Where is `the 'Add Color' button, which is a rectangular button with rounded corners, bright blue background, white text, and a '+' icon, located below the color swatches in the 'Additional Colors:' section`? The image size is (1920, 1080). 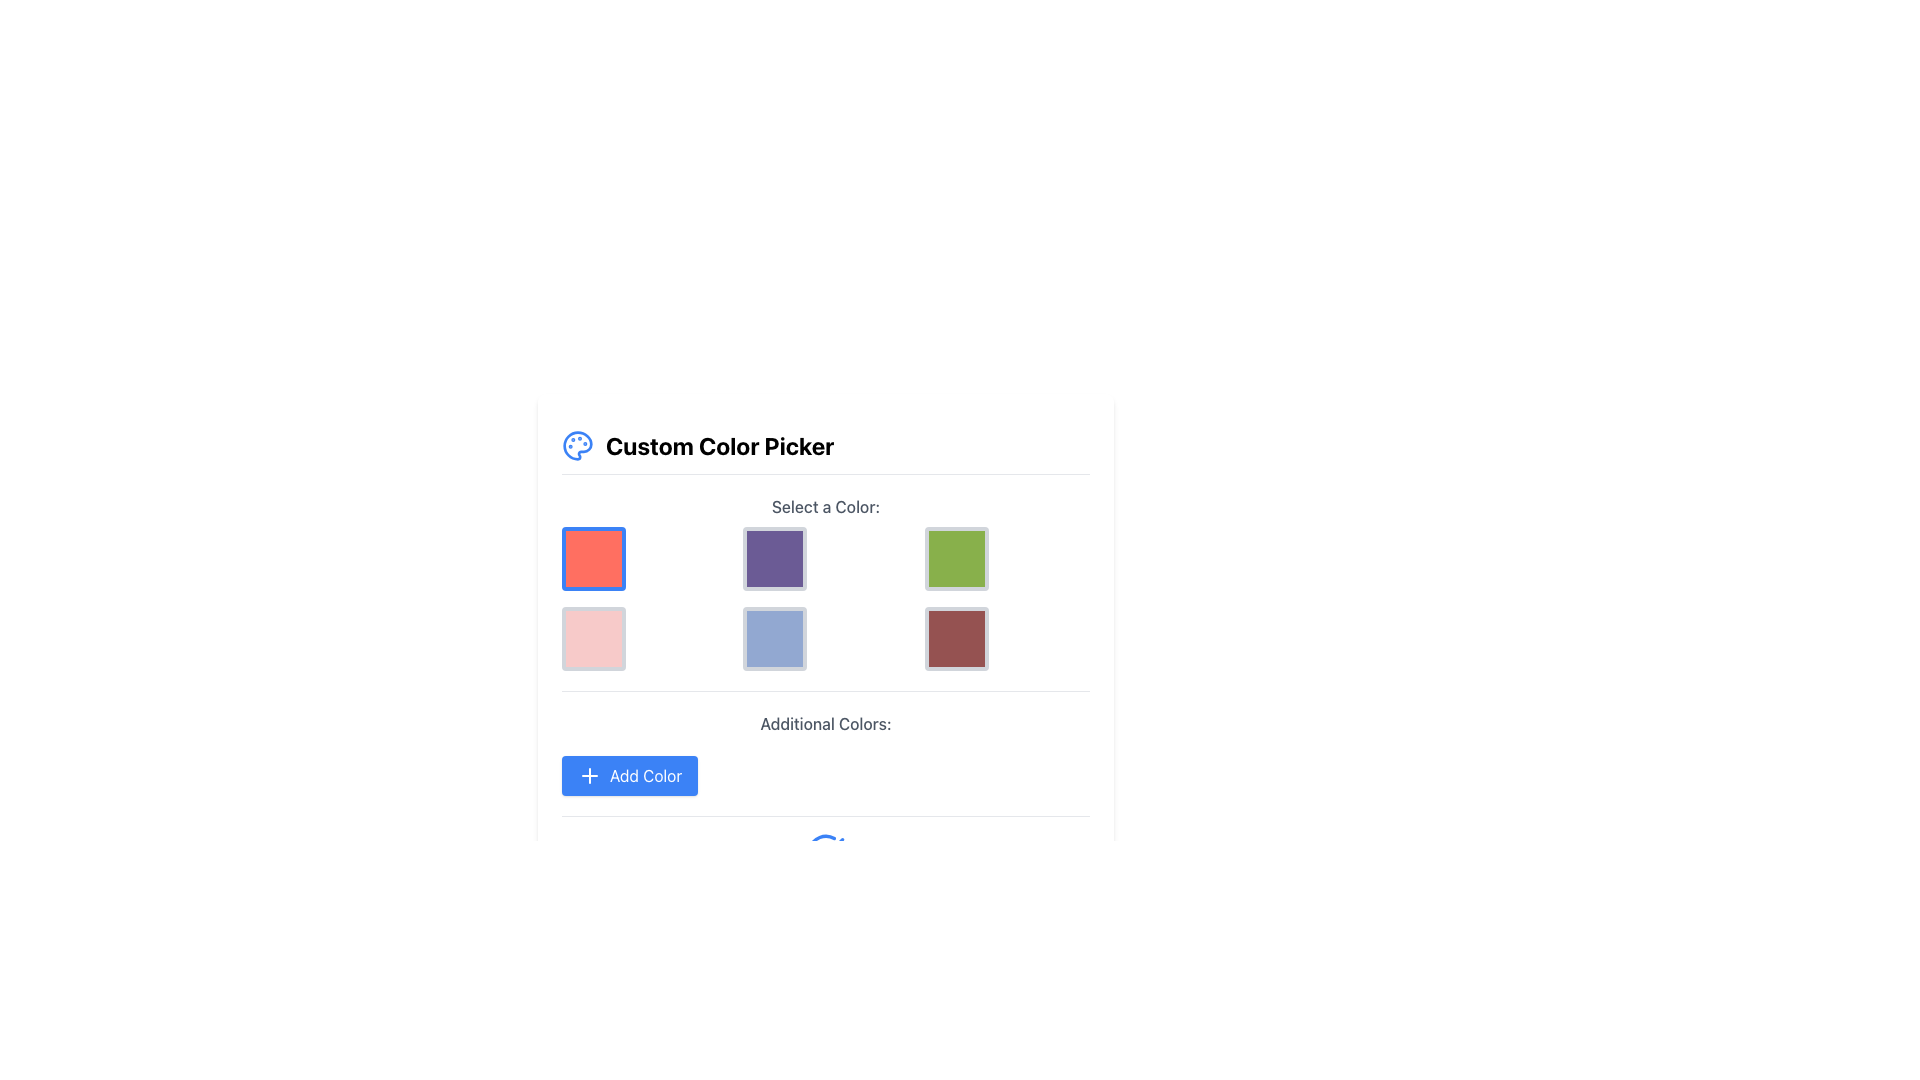 the 'Add Color' button, which is a rectangular button with rounded corners, bright blue background, white text, and a '+' icon, located below the color swatches in the 'Additional Colors:' section is located at coordinates (629, 774).